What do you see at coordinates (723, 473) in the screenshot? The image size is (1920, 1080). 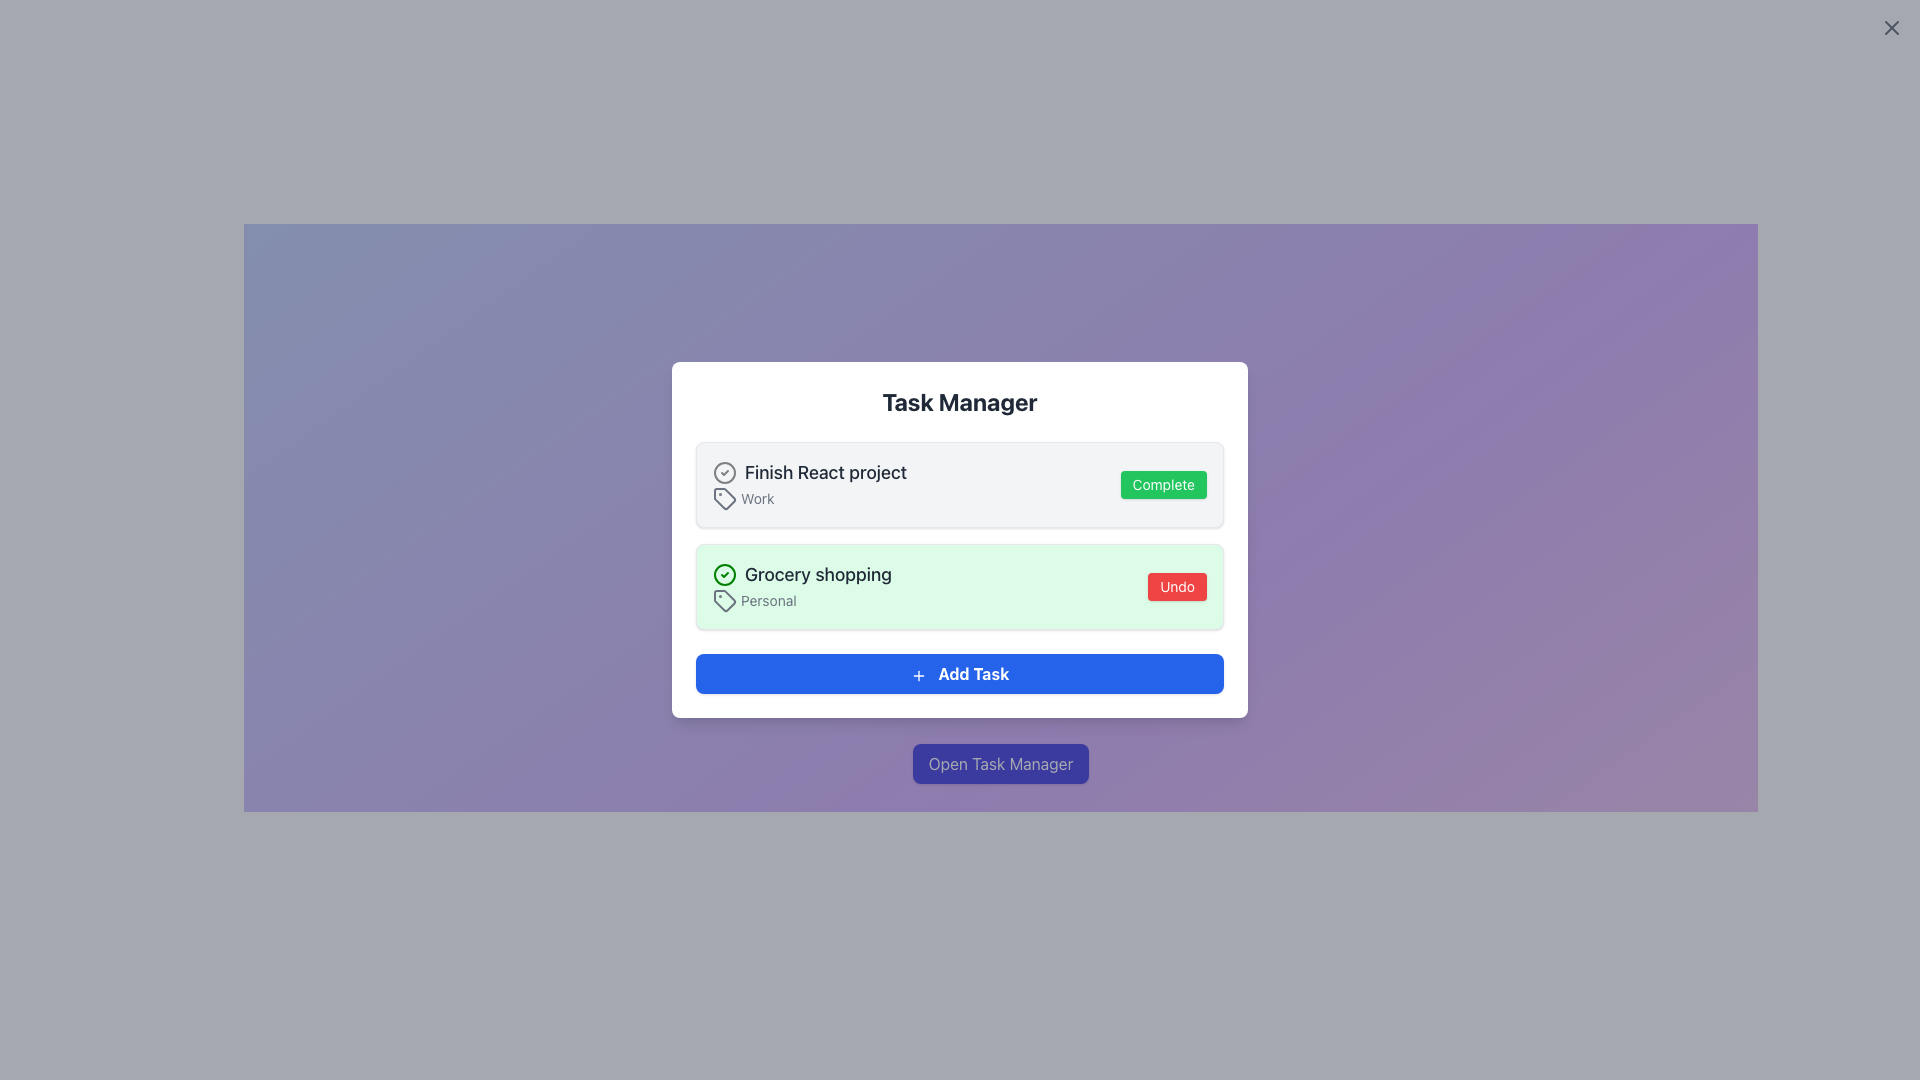 I see `the completion status of the task labeled 'Finish React project' by clicking on the status icon located at the top of the first task in the task list` at bounding box center [723, 473].